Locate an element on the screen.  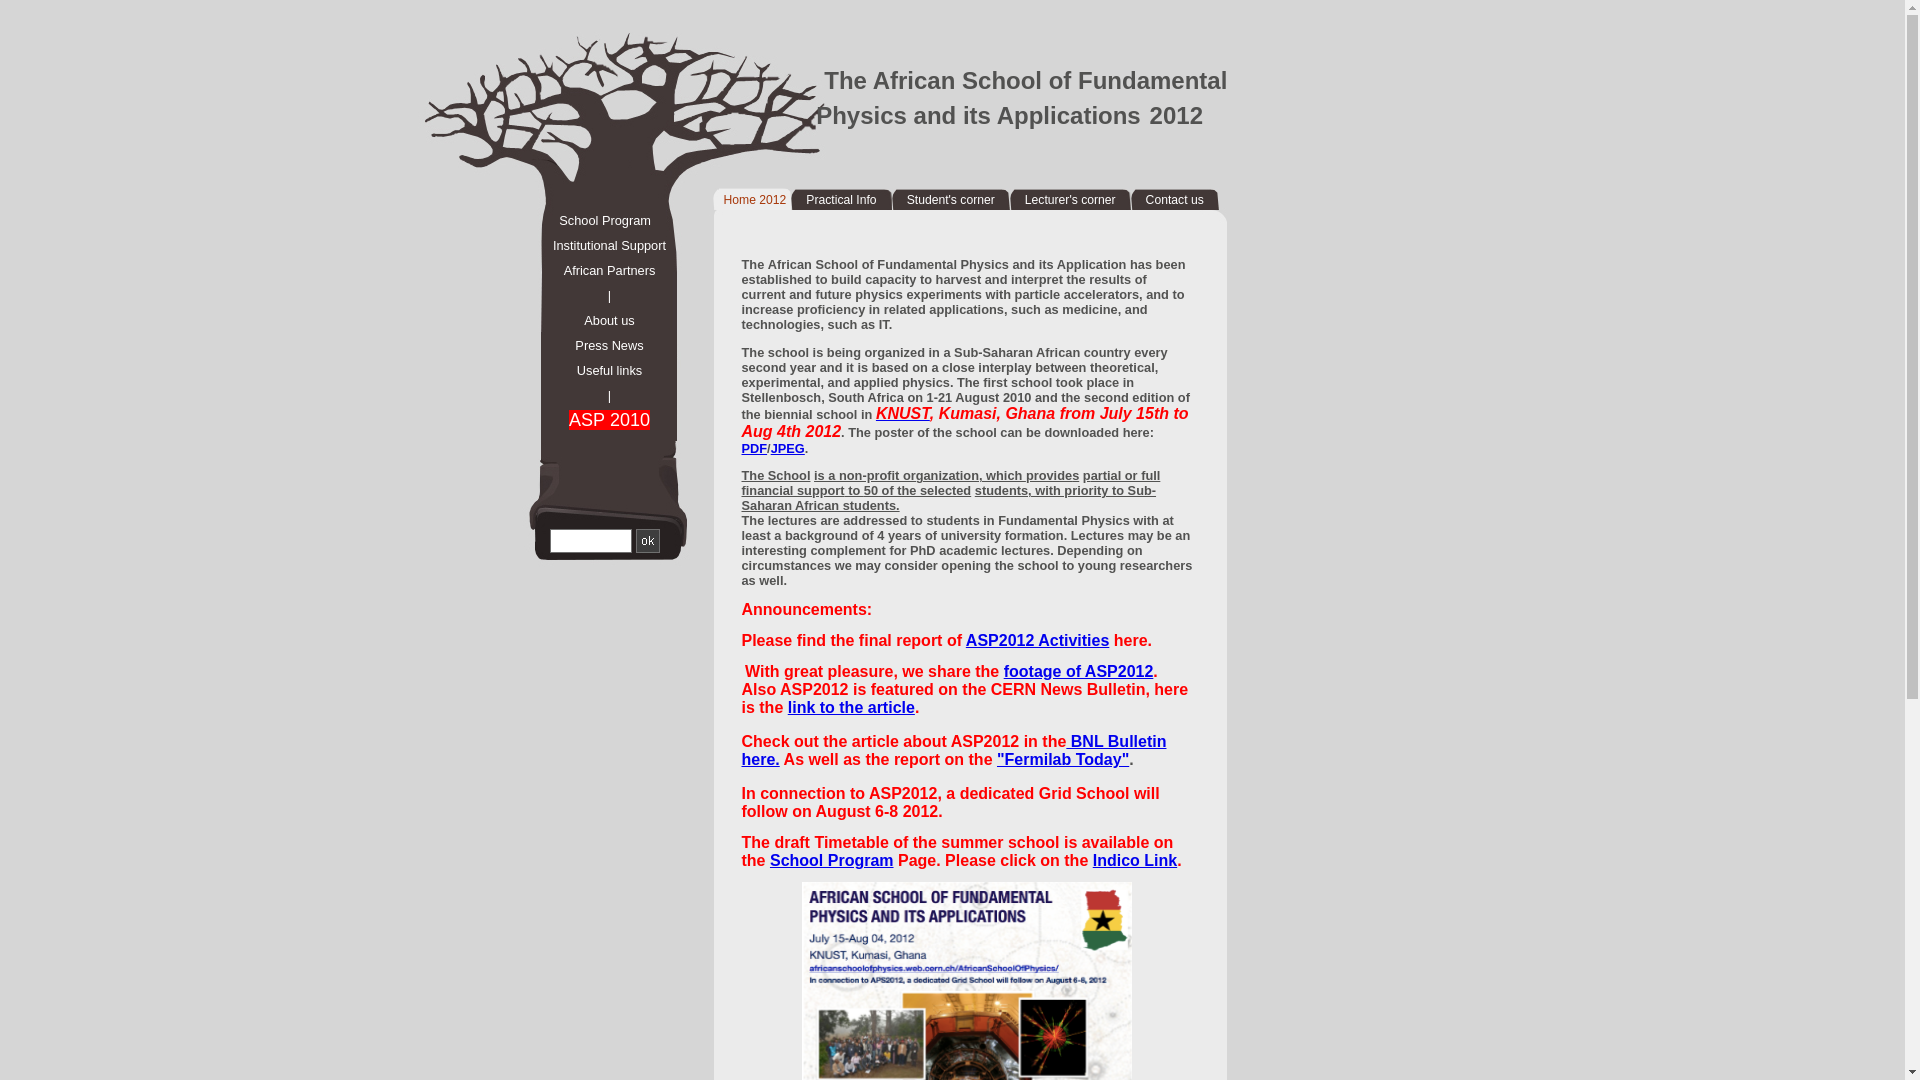
'Student's corner' is located at coordinates (949, 200).